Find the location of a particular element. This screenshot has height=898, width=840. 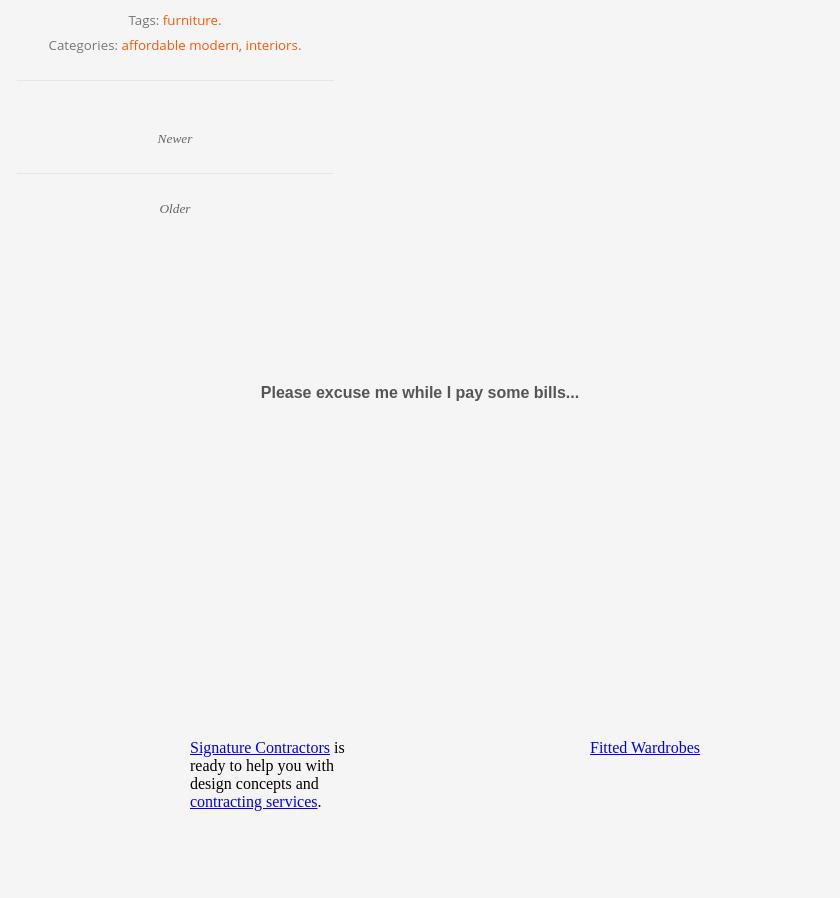

'interiors' is located at coordinates (245, 43).